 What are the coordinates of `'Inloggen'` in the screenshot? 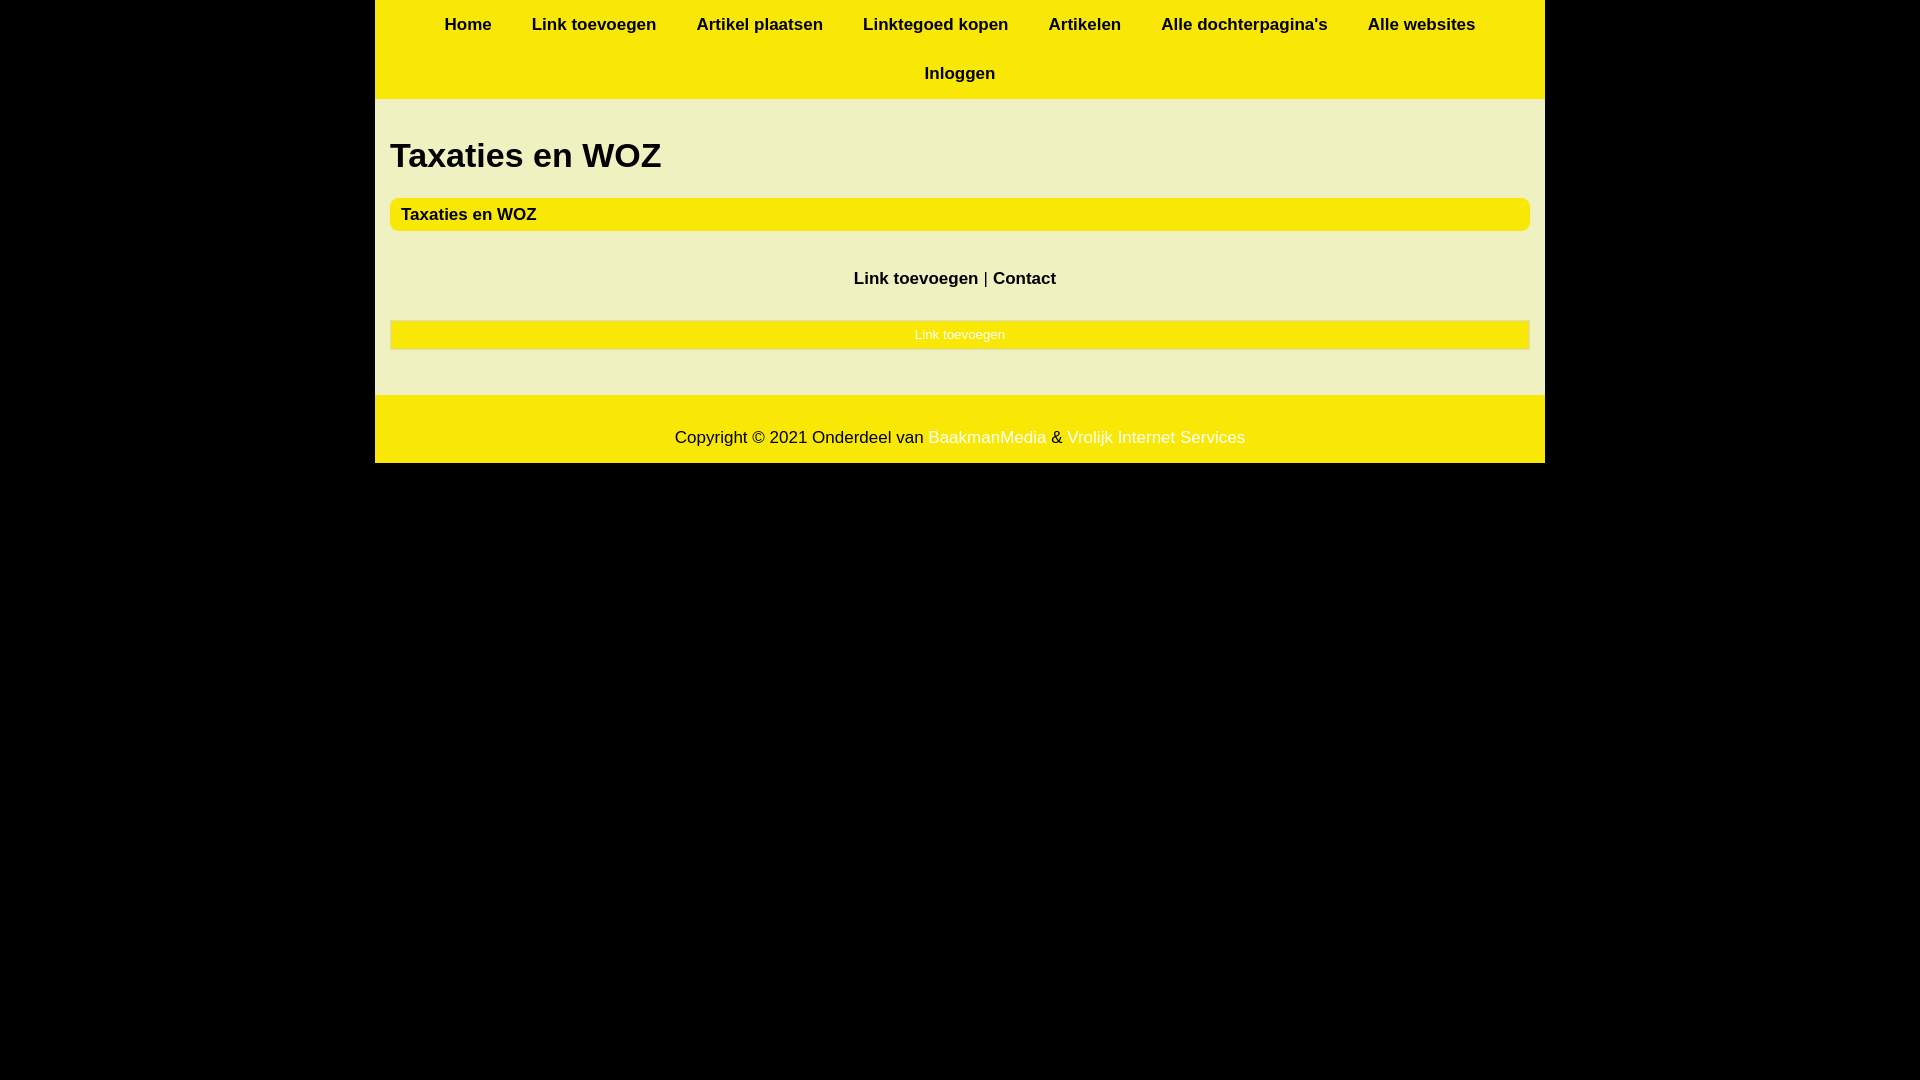 It's located at (960, 72).